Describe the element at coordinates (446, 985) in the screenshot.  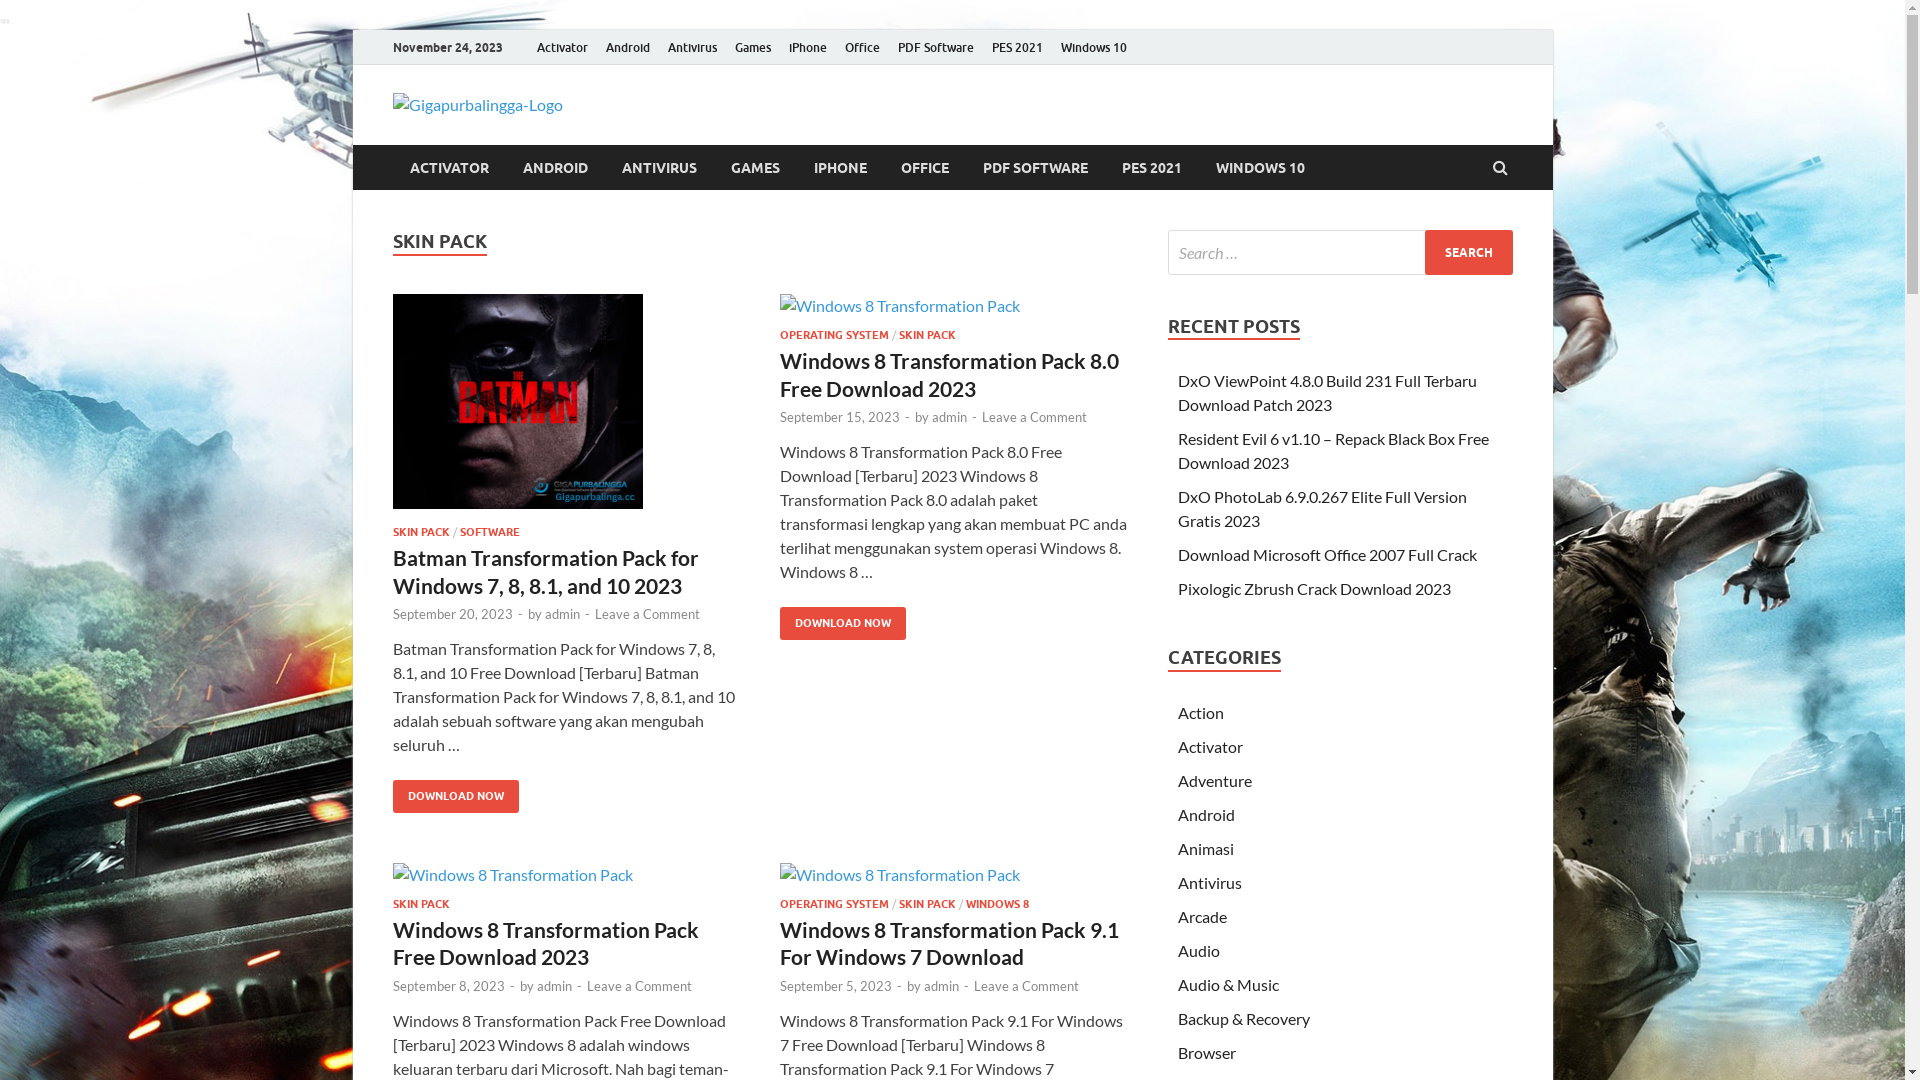
I see `'September 8, 2023'` at that location.